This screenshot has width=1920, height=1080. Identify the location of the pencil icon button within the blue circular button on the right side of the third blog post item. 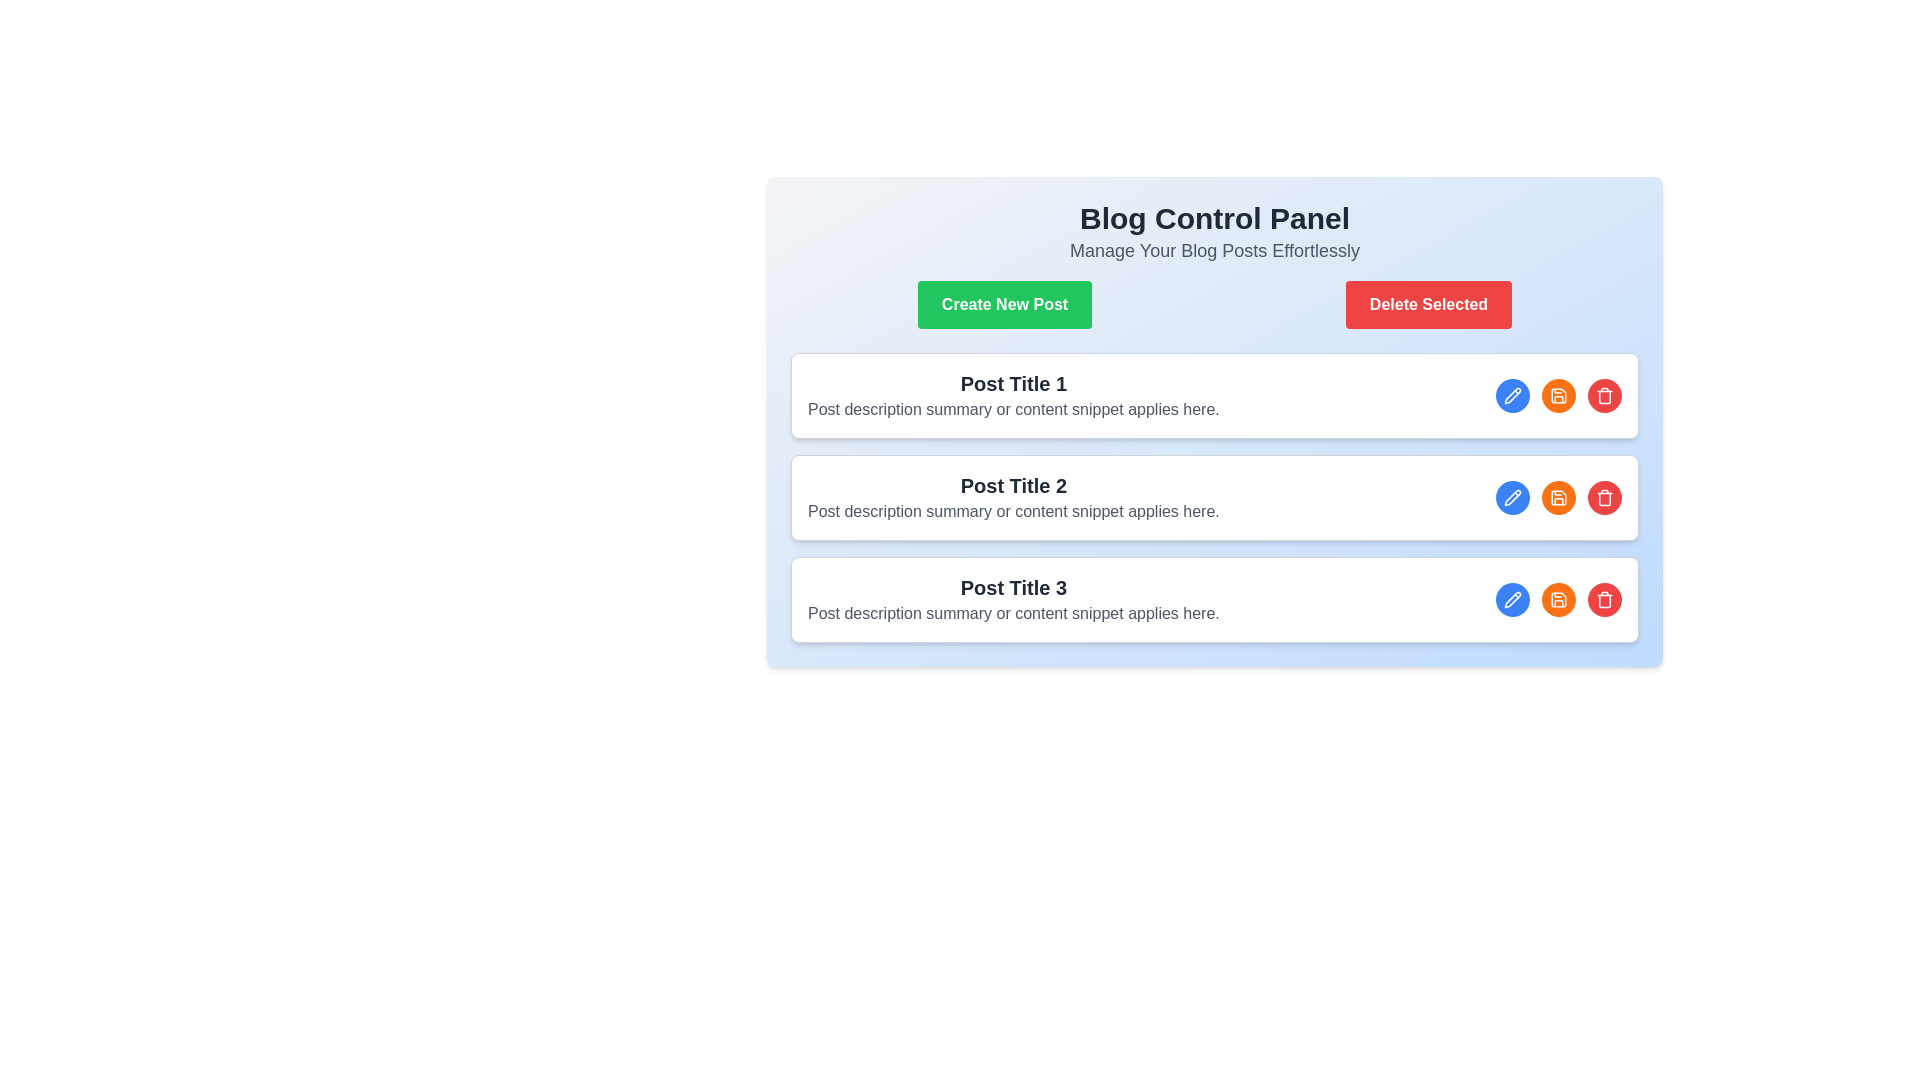
(1512, 496).